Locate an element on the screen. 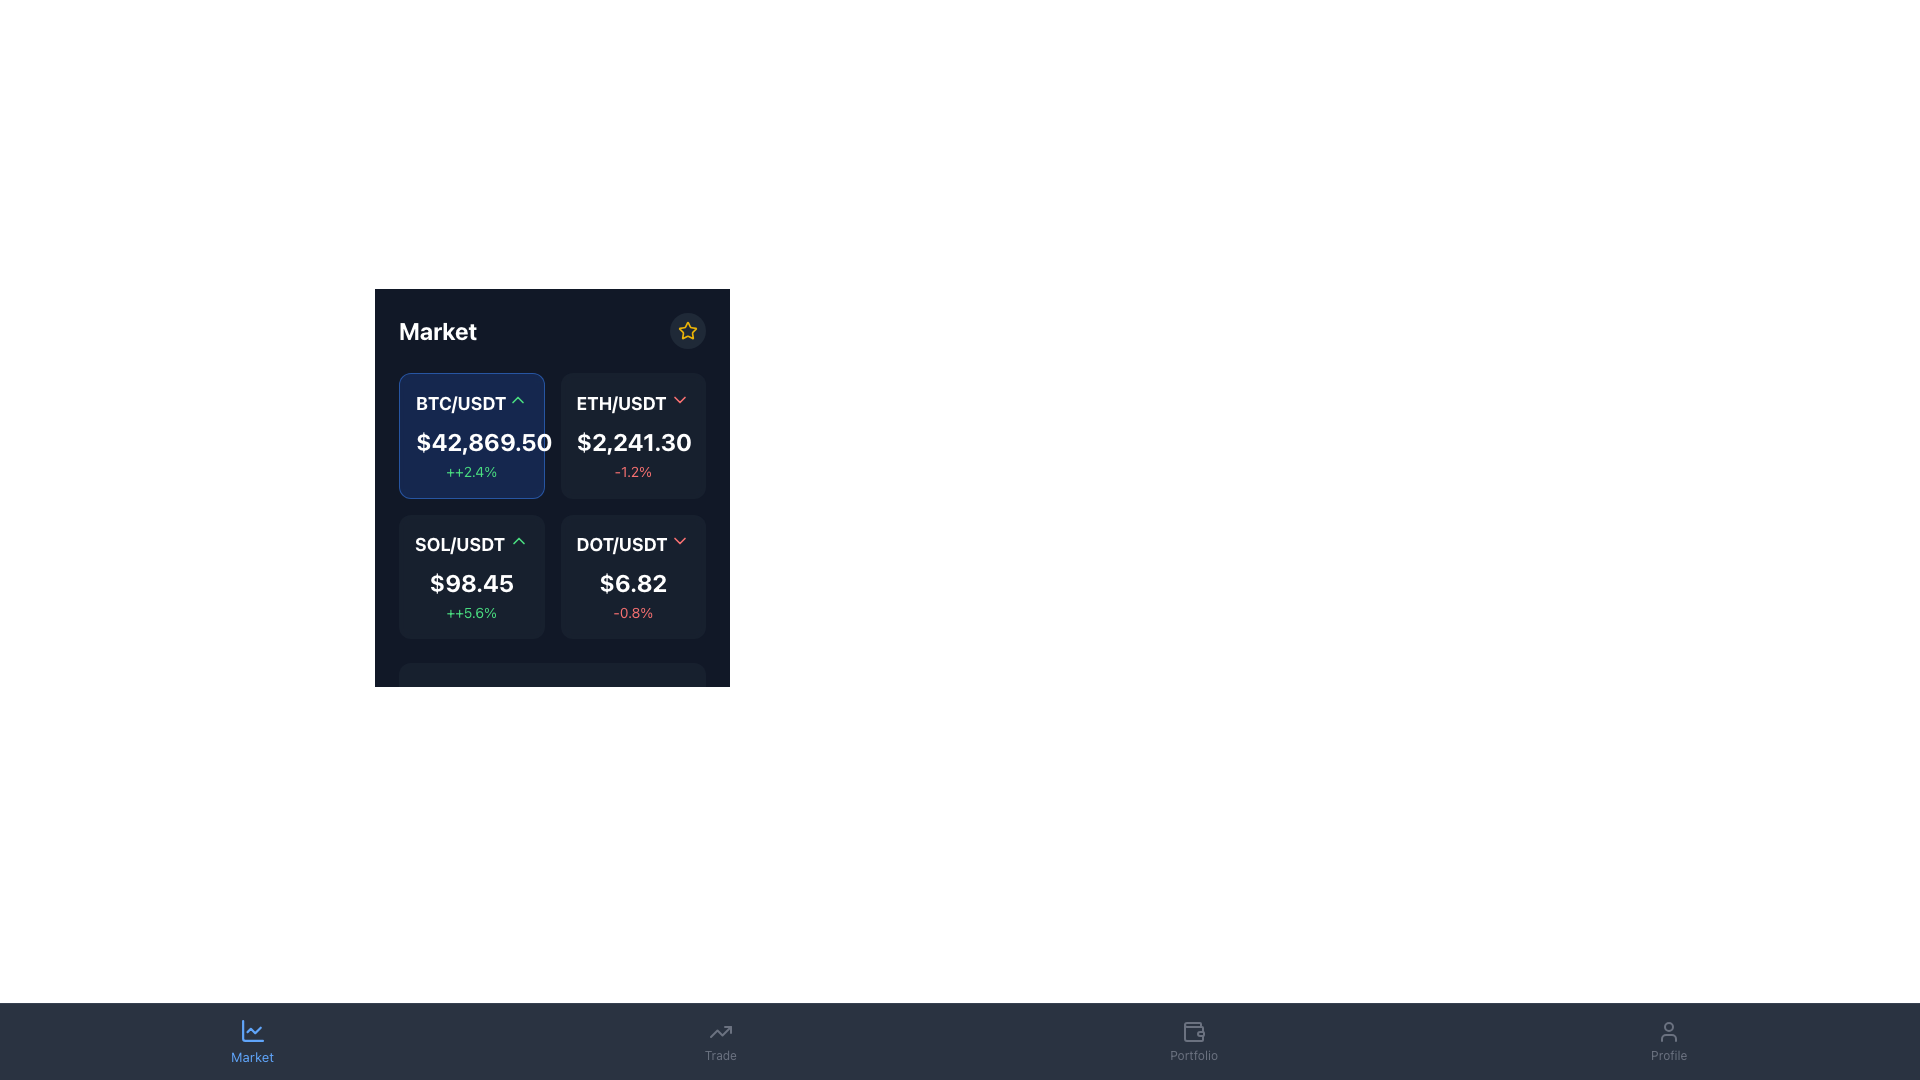 This screenshot has height=1080, width=1920. the text content of the 'ETH/USDT' label displayed in bold white font against a dark background, located in the top row of the market data grid, to the right of the 'BTC/USDT' element is located at coordinates (620, 404).